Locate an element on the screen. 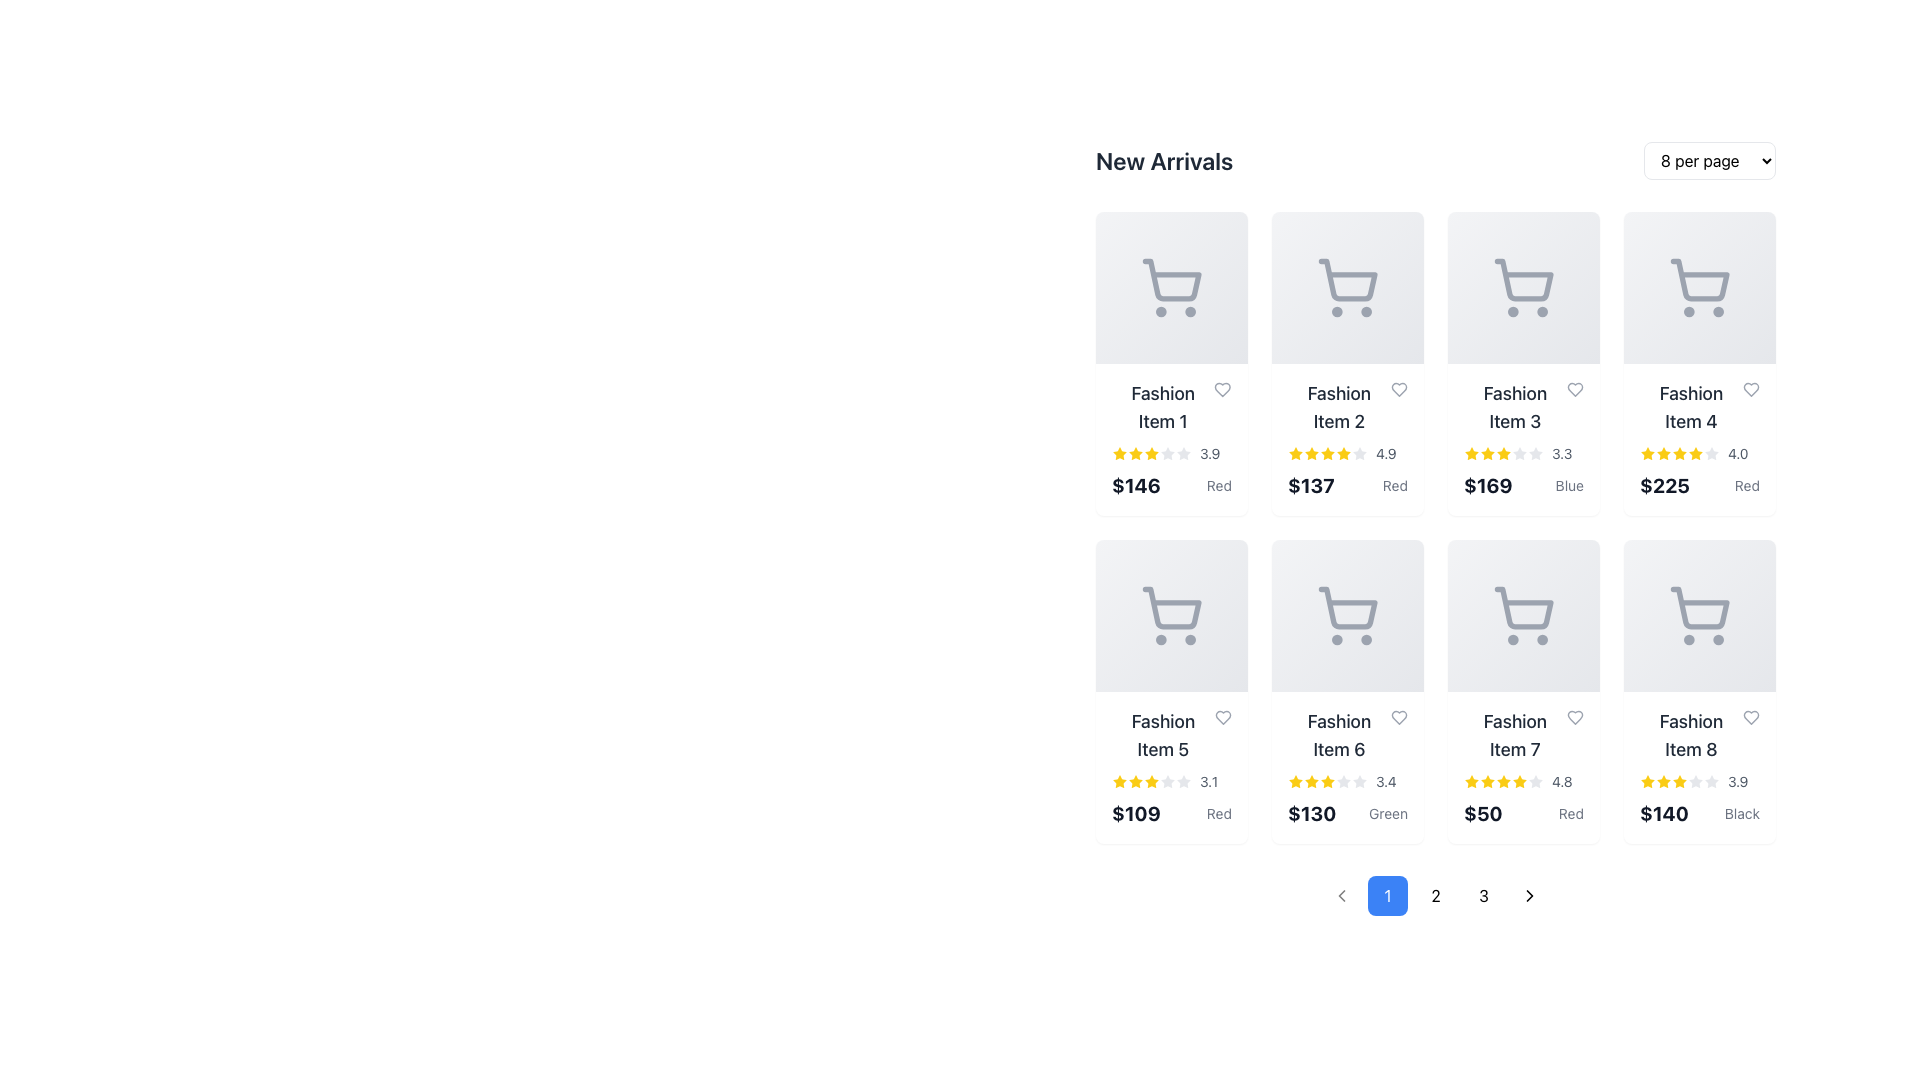 Image resolution: width=1920 pixels, height=1080 pixels. the first star icon in the rating system for Fashion Item 8 is located at coordinates (1647, 781).